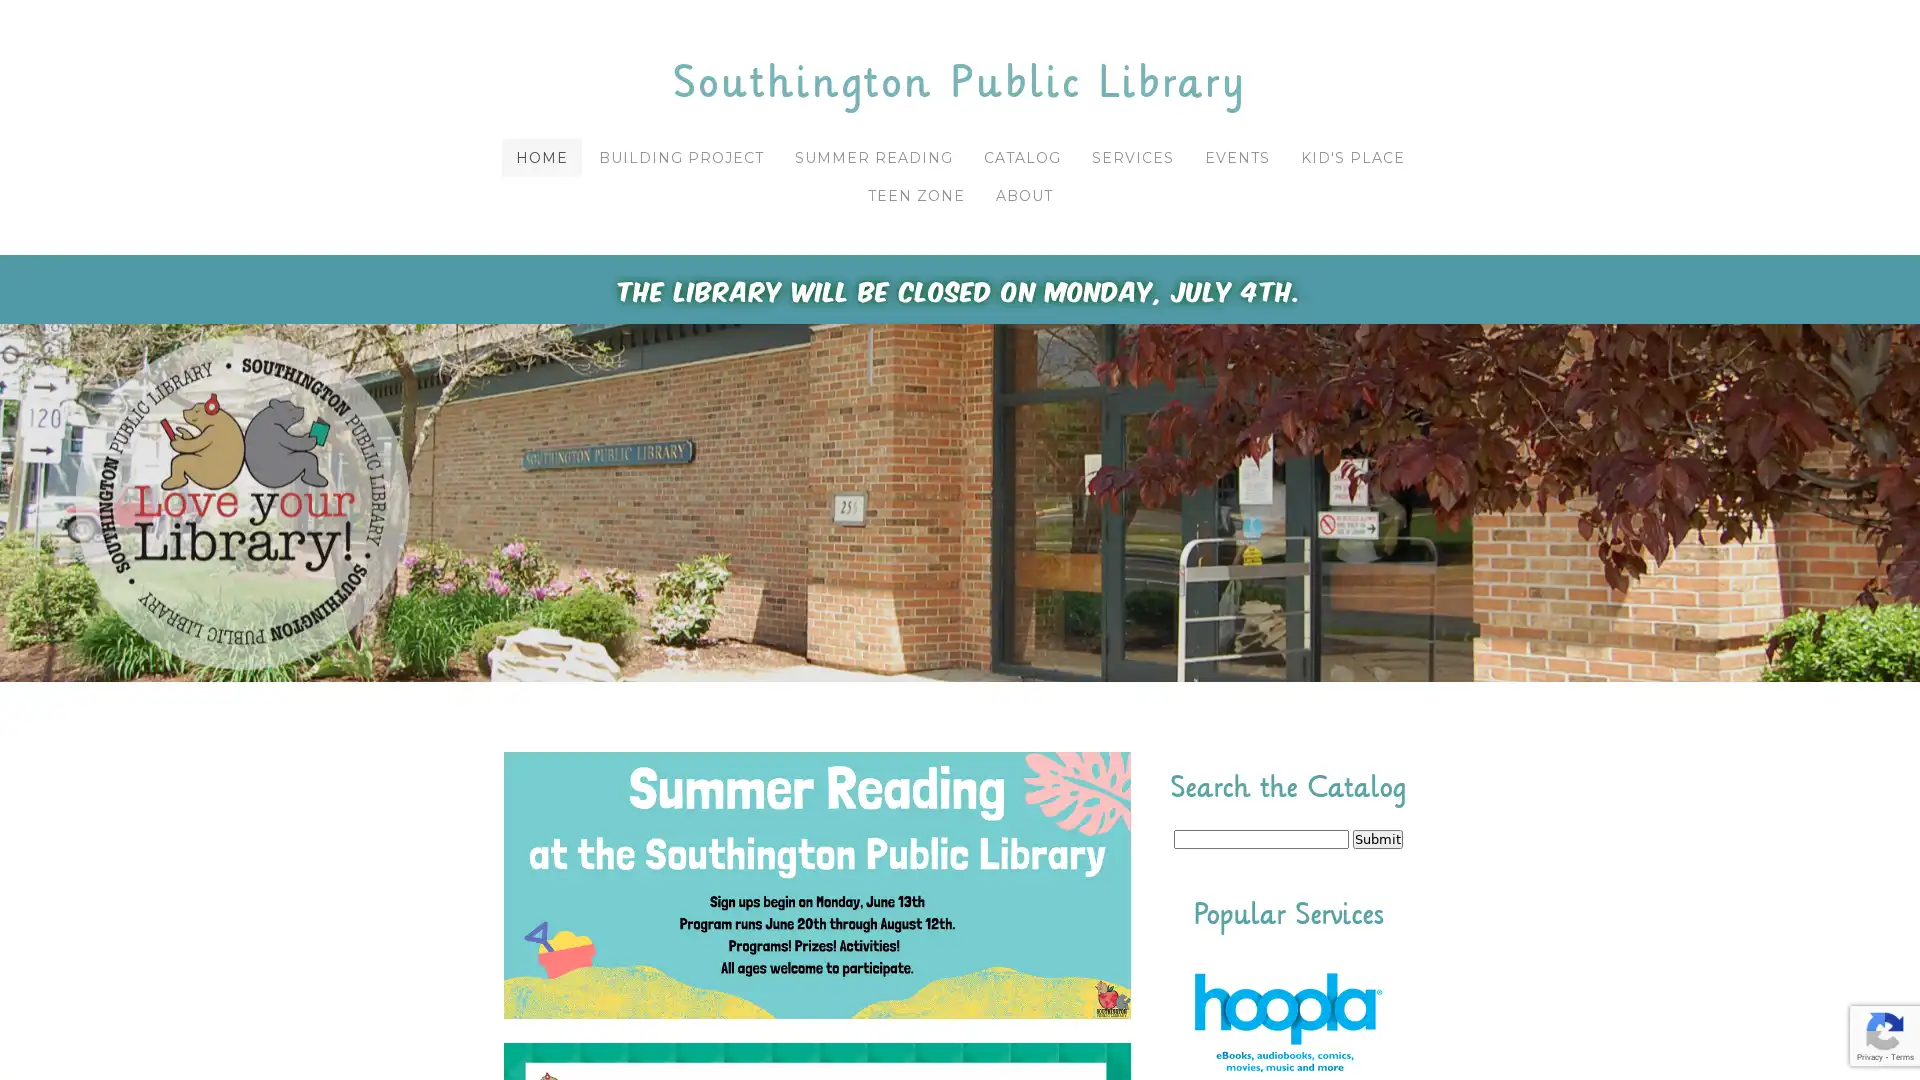 The width and height of the screenshot is (1920, 1080). What do you see at coordinates (1376, 839) in the screenshot?
I see `Submit` at bounding box center [1376, 839].